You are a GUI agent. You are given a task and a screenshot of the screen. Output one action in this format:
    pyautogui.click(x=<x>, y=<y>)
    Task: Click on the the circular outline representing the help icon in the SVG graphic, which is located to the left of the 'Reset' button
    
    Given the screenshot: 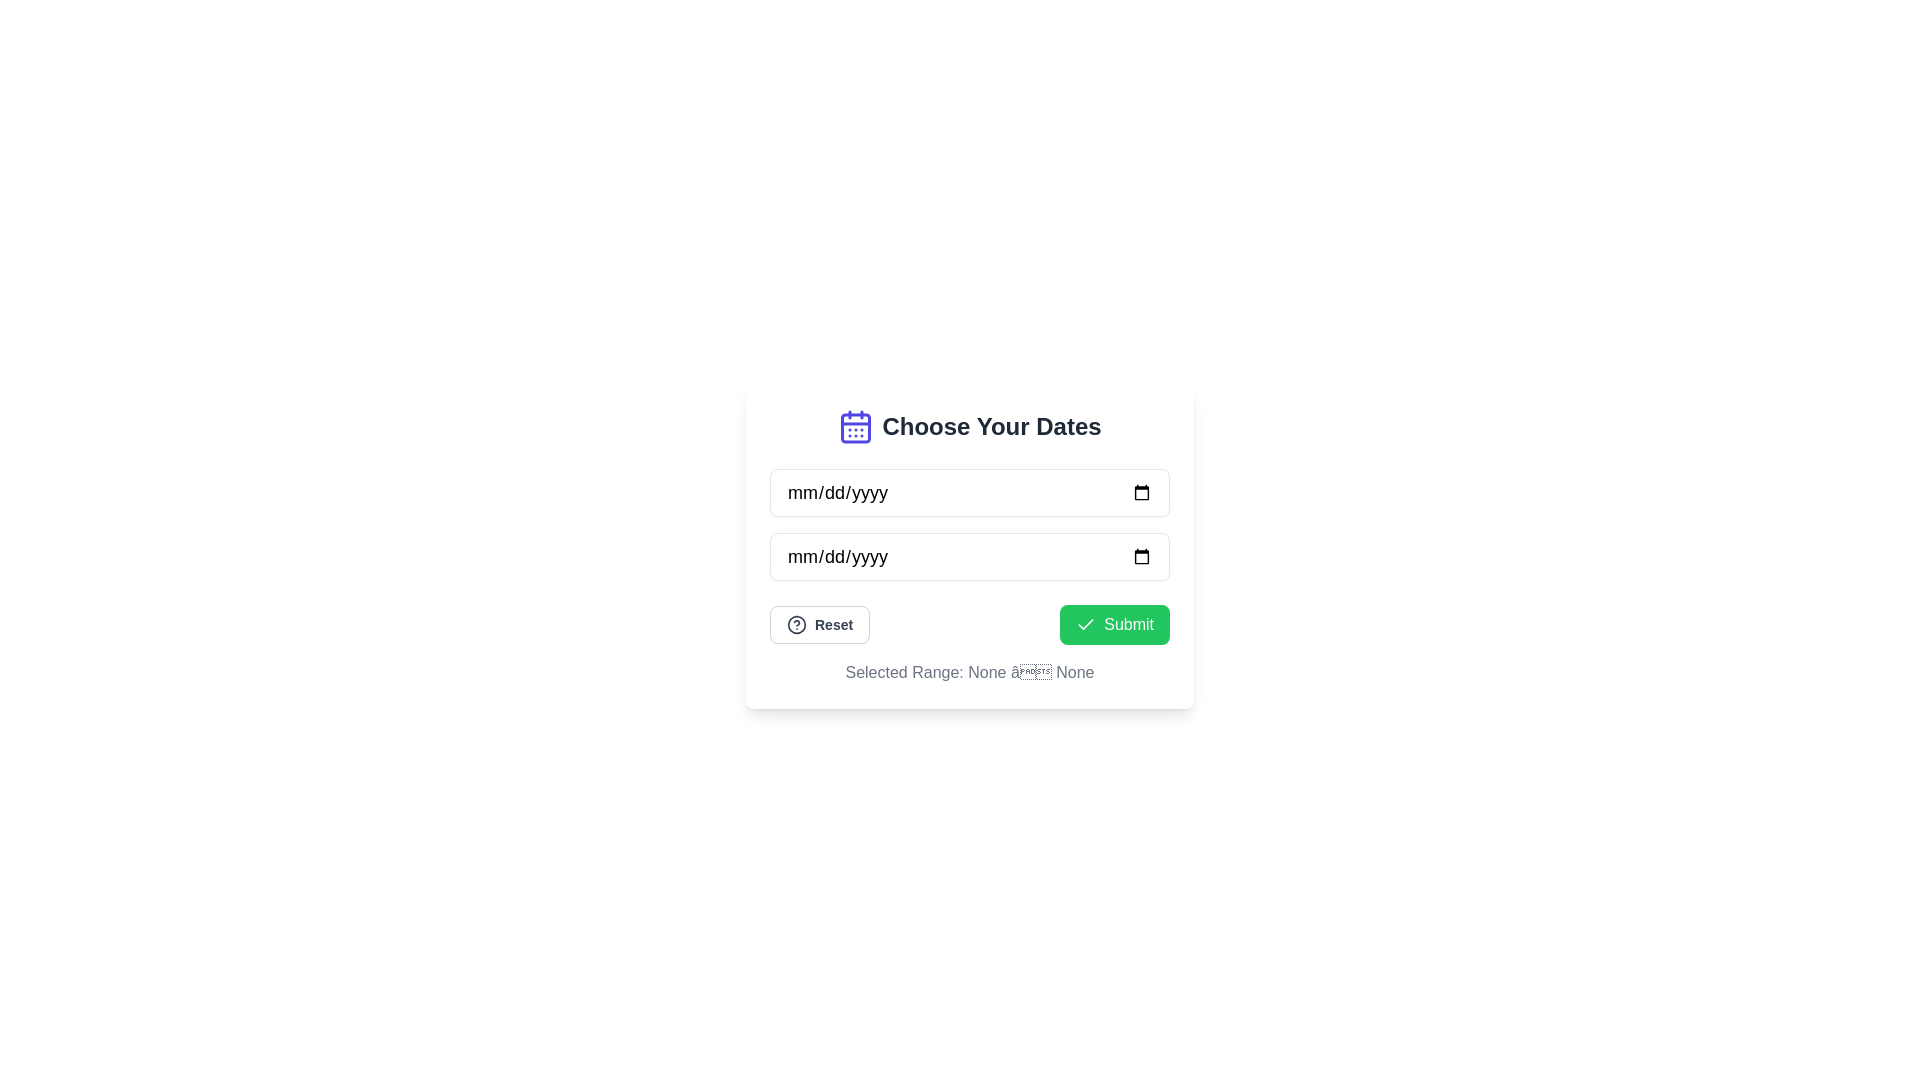 What is the action you would take?
    pyautogui.click(x=795, y=623)
    